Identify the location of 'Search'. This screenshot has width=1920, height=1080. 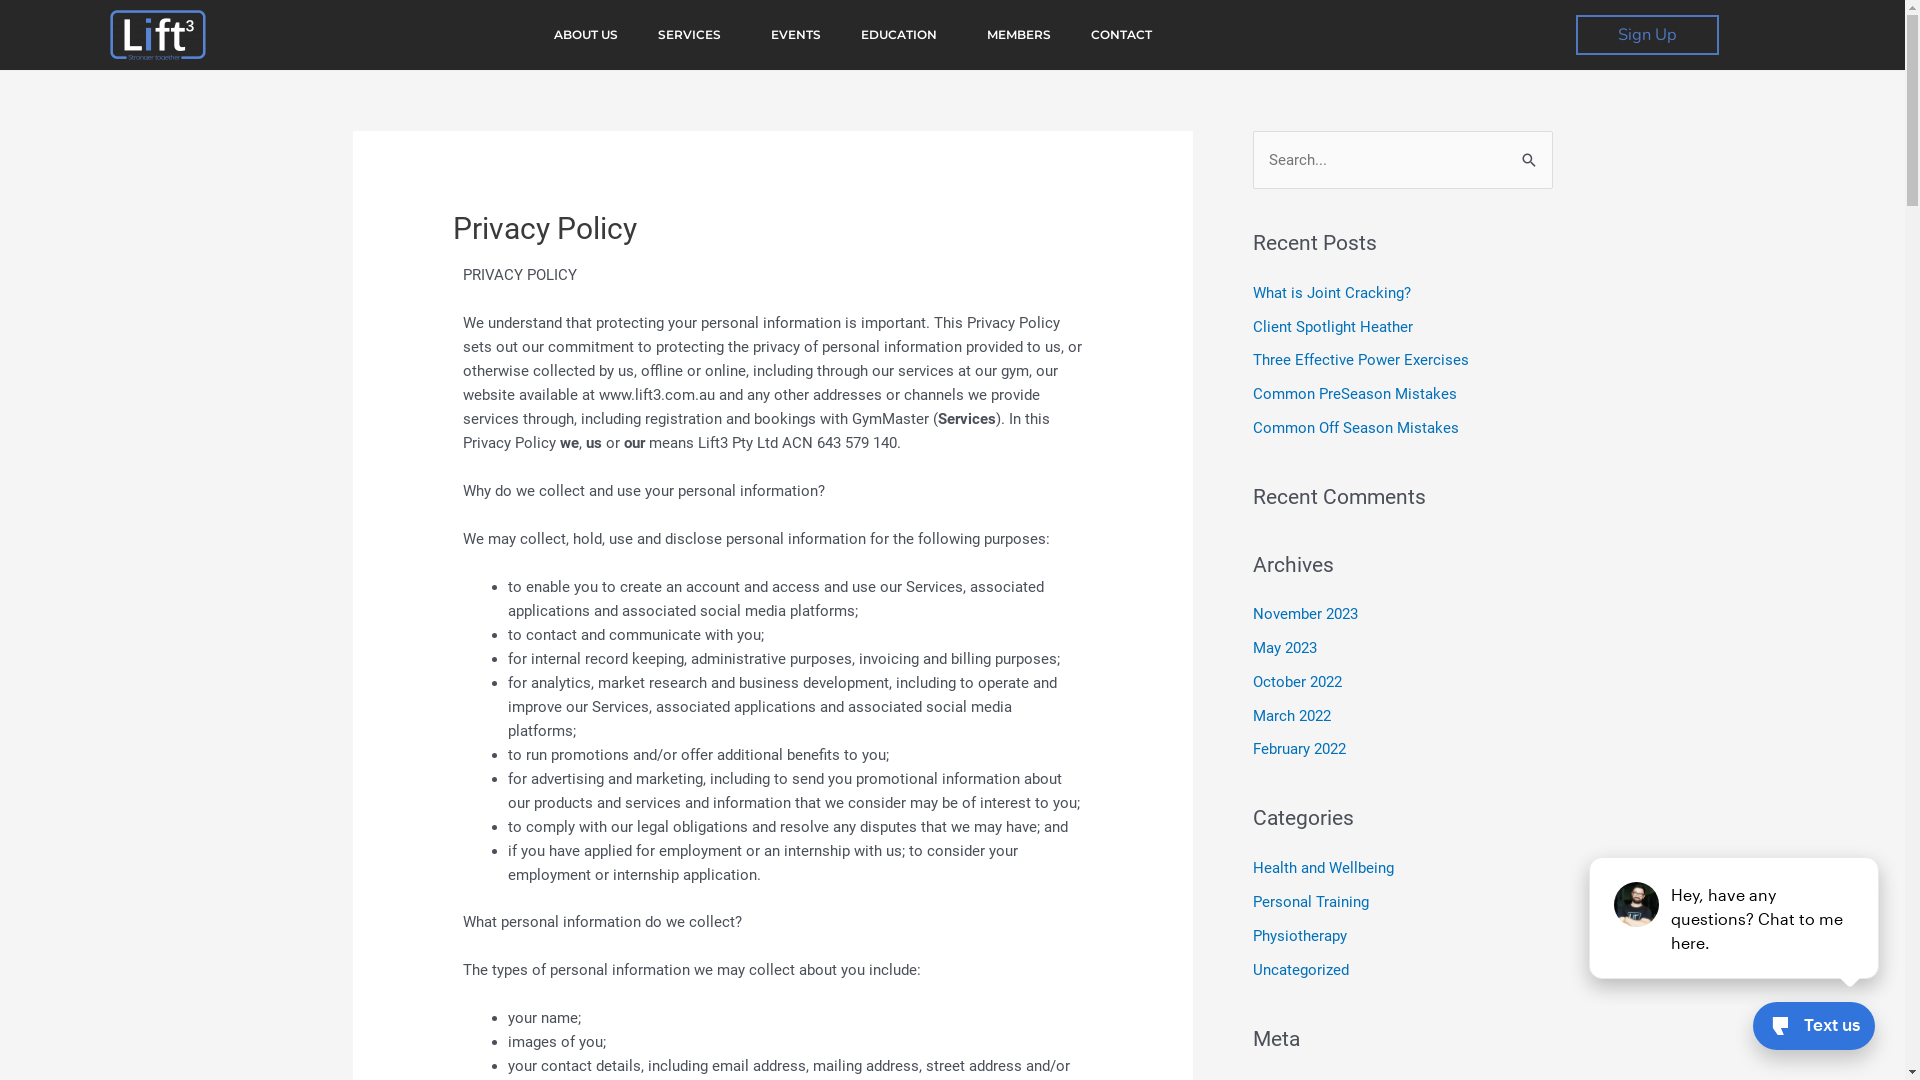
(1529, 150).